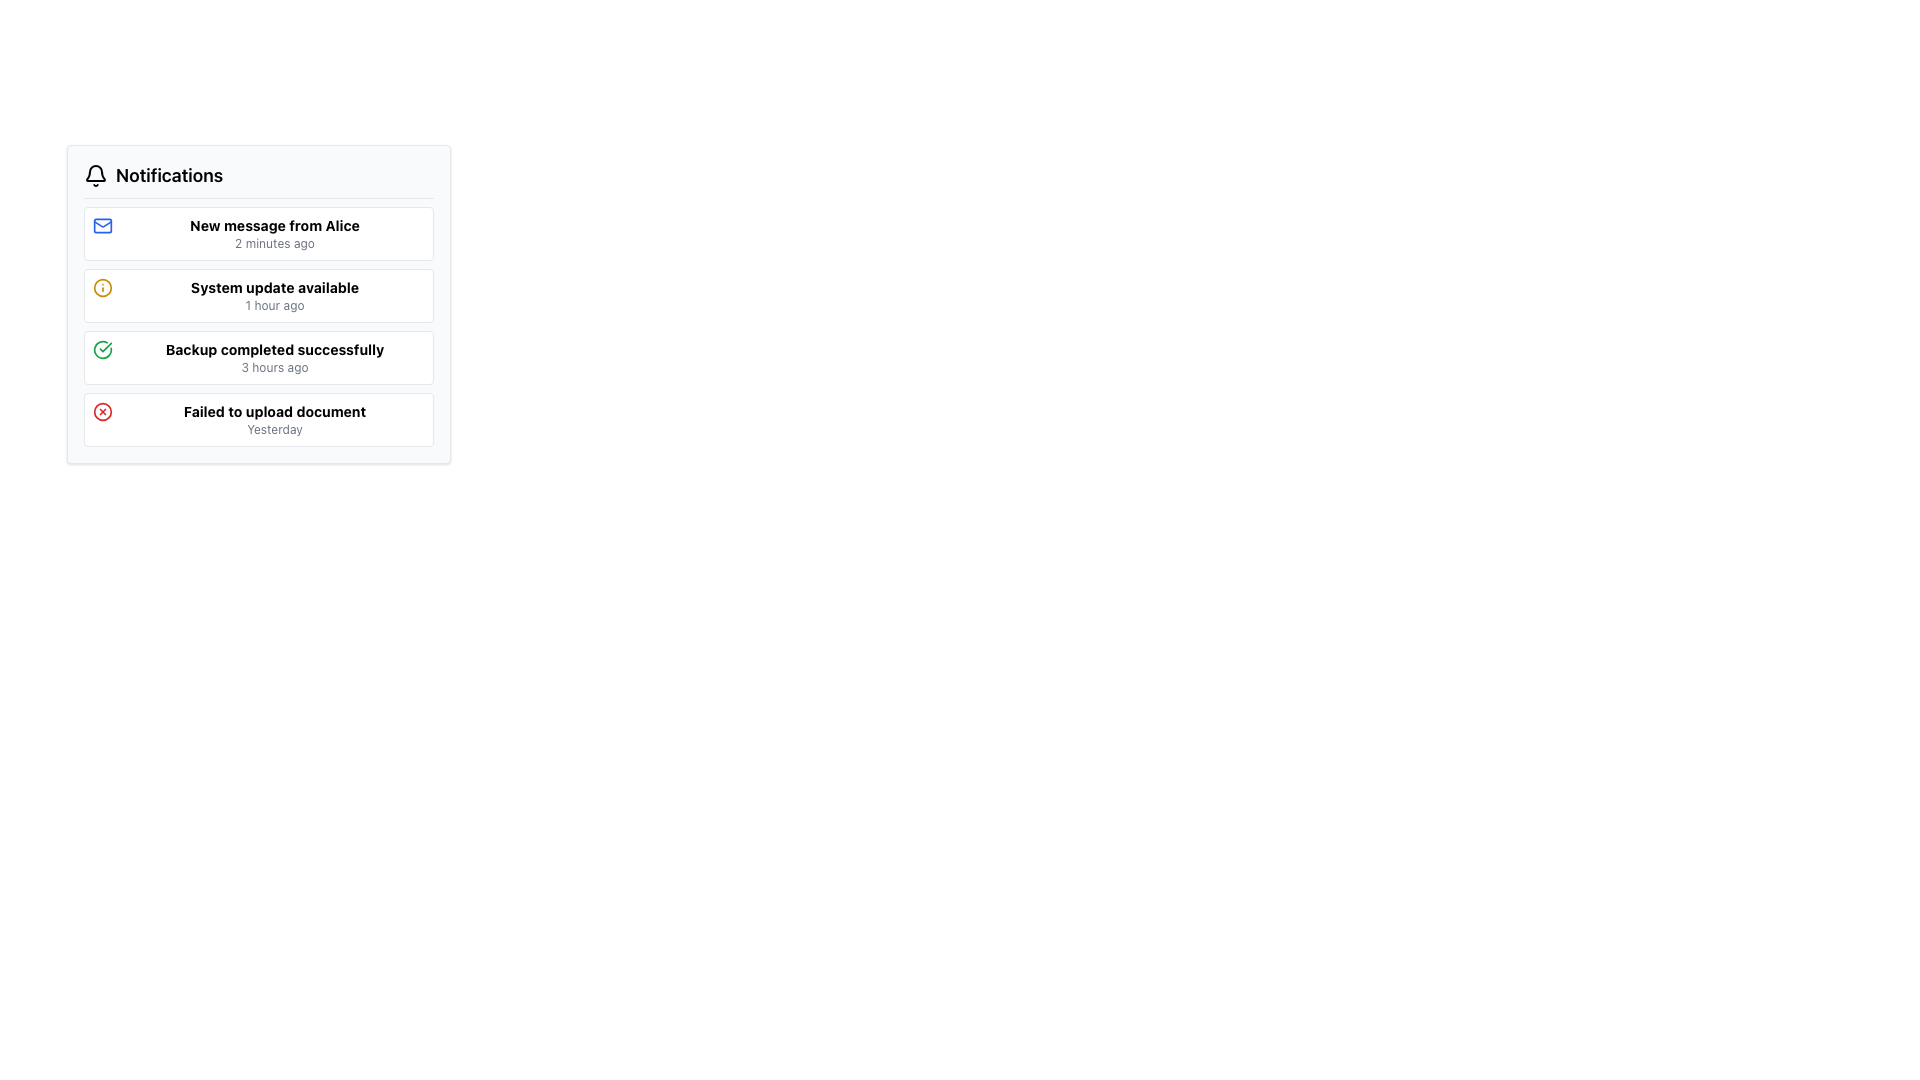 Image resolution: width=1920 pixels, height=1080 pixels. I want to click on the leftmost icon in the notification entry labeled 'Backup completed successfully', which is the third notification in the list, so click(101, 349).